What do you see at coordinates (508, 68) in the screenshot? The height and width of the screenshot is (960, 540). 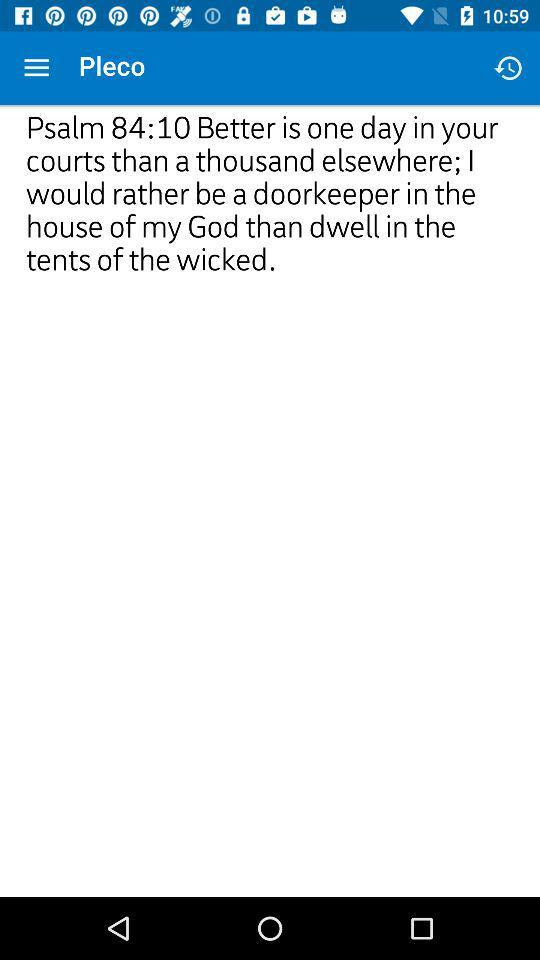 I see `the item above the psalm 84 10` at bounding box center [508, 68].